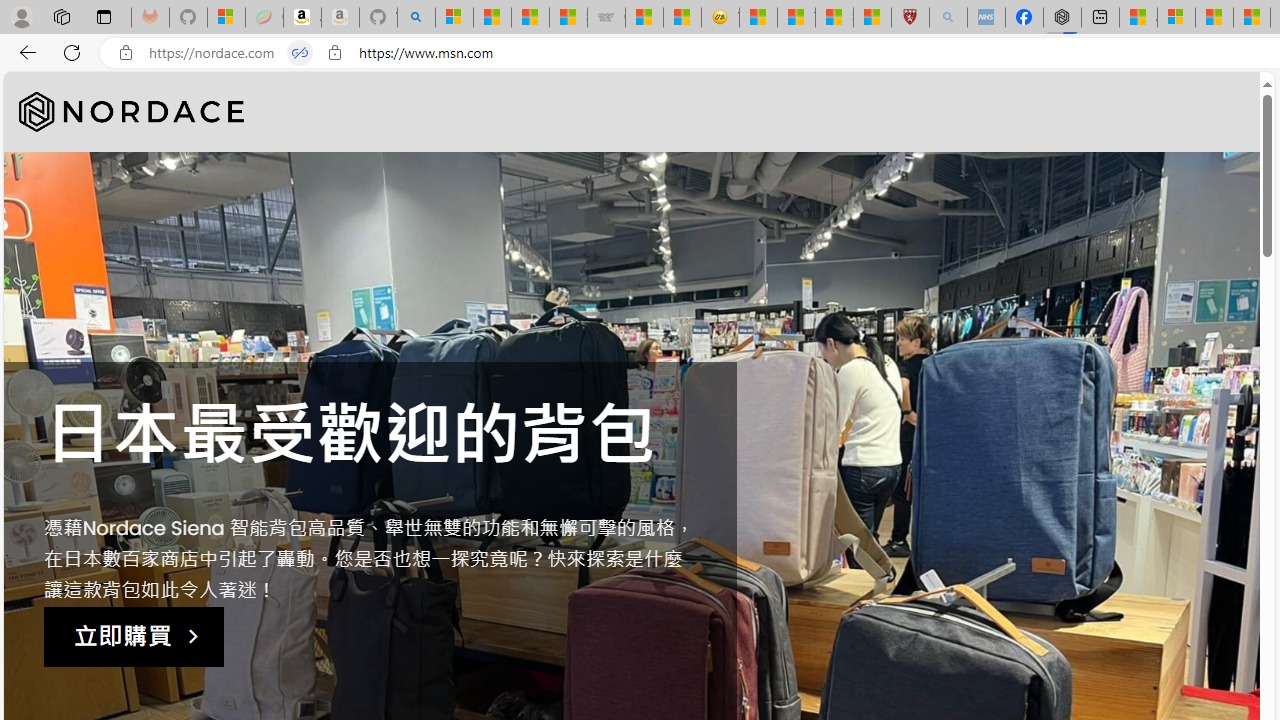  What do you see at coordinates (1062, 17) in the screenshot?
I see `'Nordace - Nordace Siena Is Not An Ordinary Backpack'` at bounding box center [1062, 17].